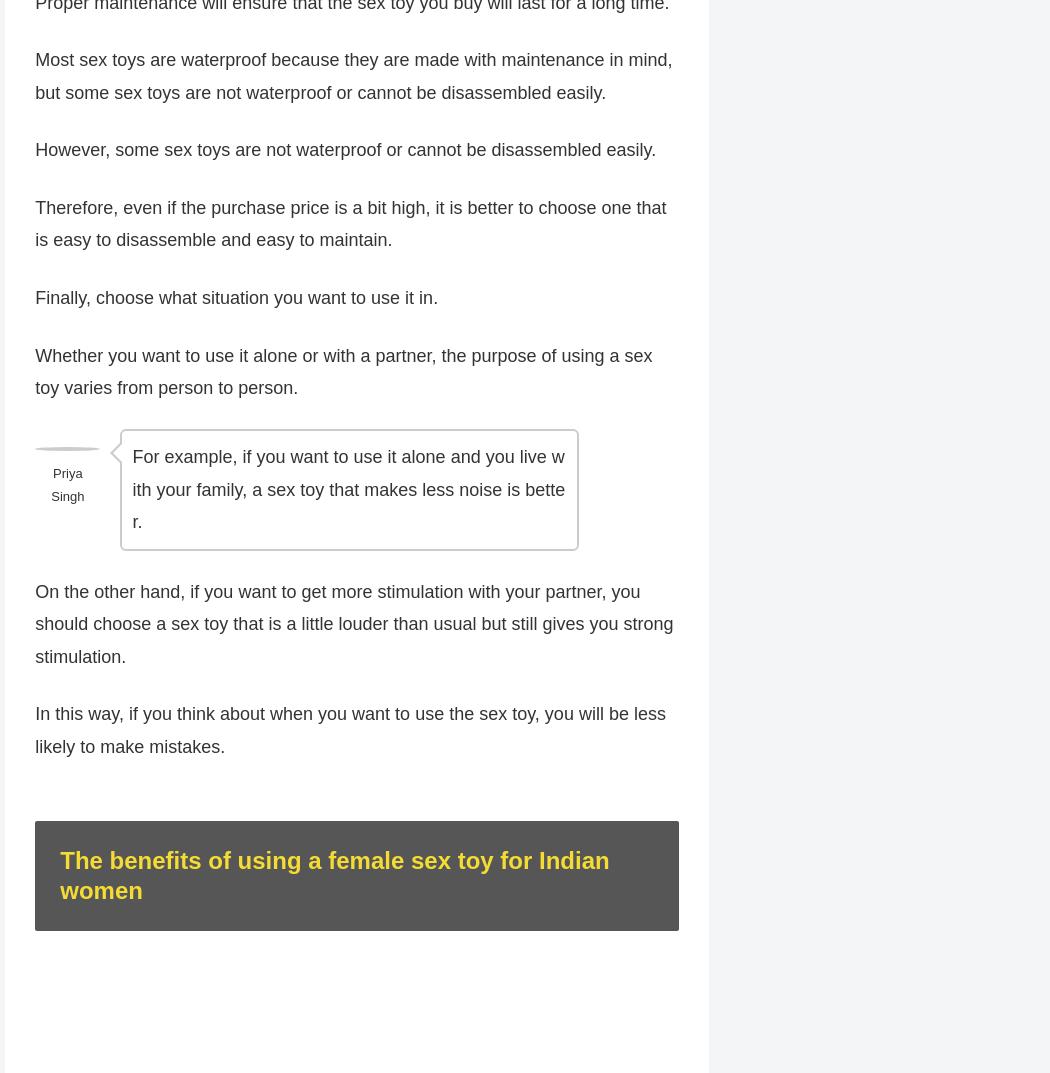 The image size is (1050, 1073). What do you see at coordinates (50, 528) in the screenshot?
I see `'Priya Singh'` at bounding box center [50, 528].